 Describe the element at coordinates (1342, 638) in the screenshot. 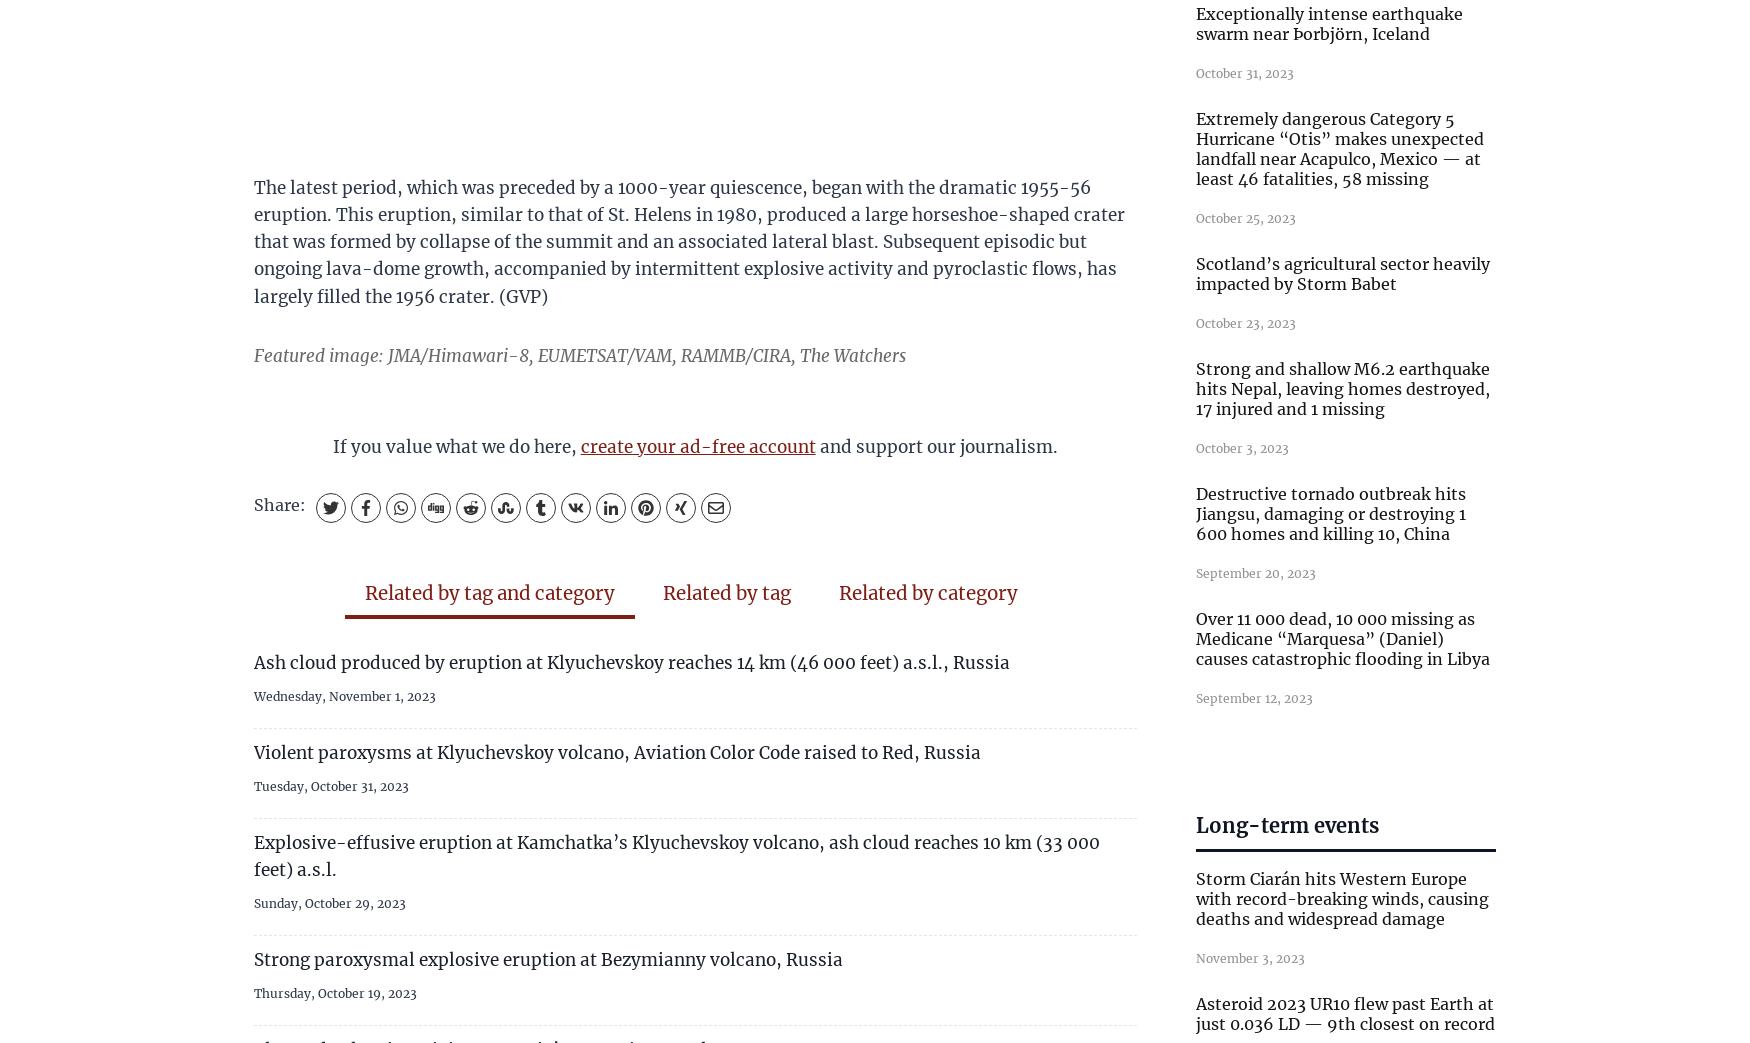

I see `'Over 11 000 dead, 10 000 missing as Medicane “Marquesa” (Daniel) causes catastrophic flooding in Libya'` at that location.